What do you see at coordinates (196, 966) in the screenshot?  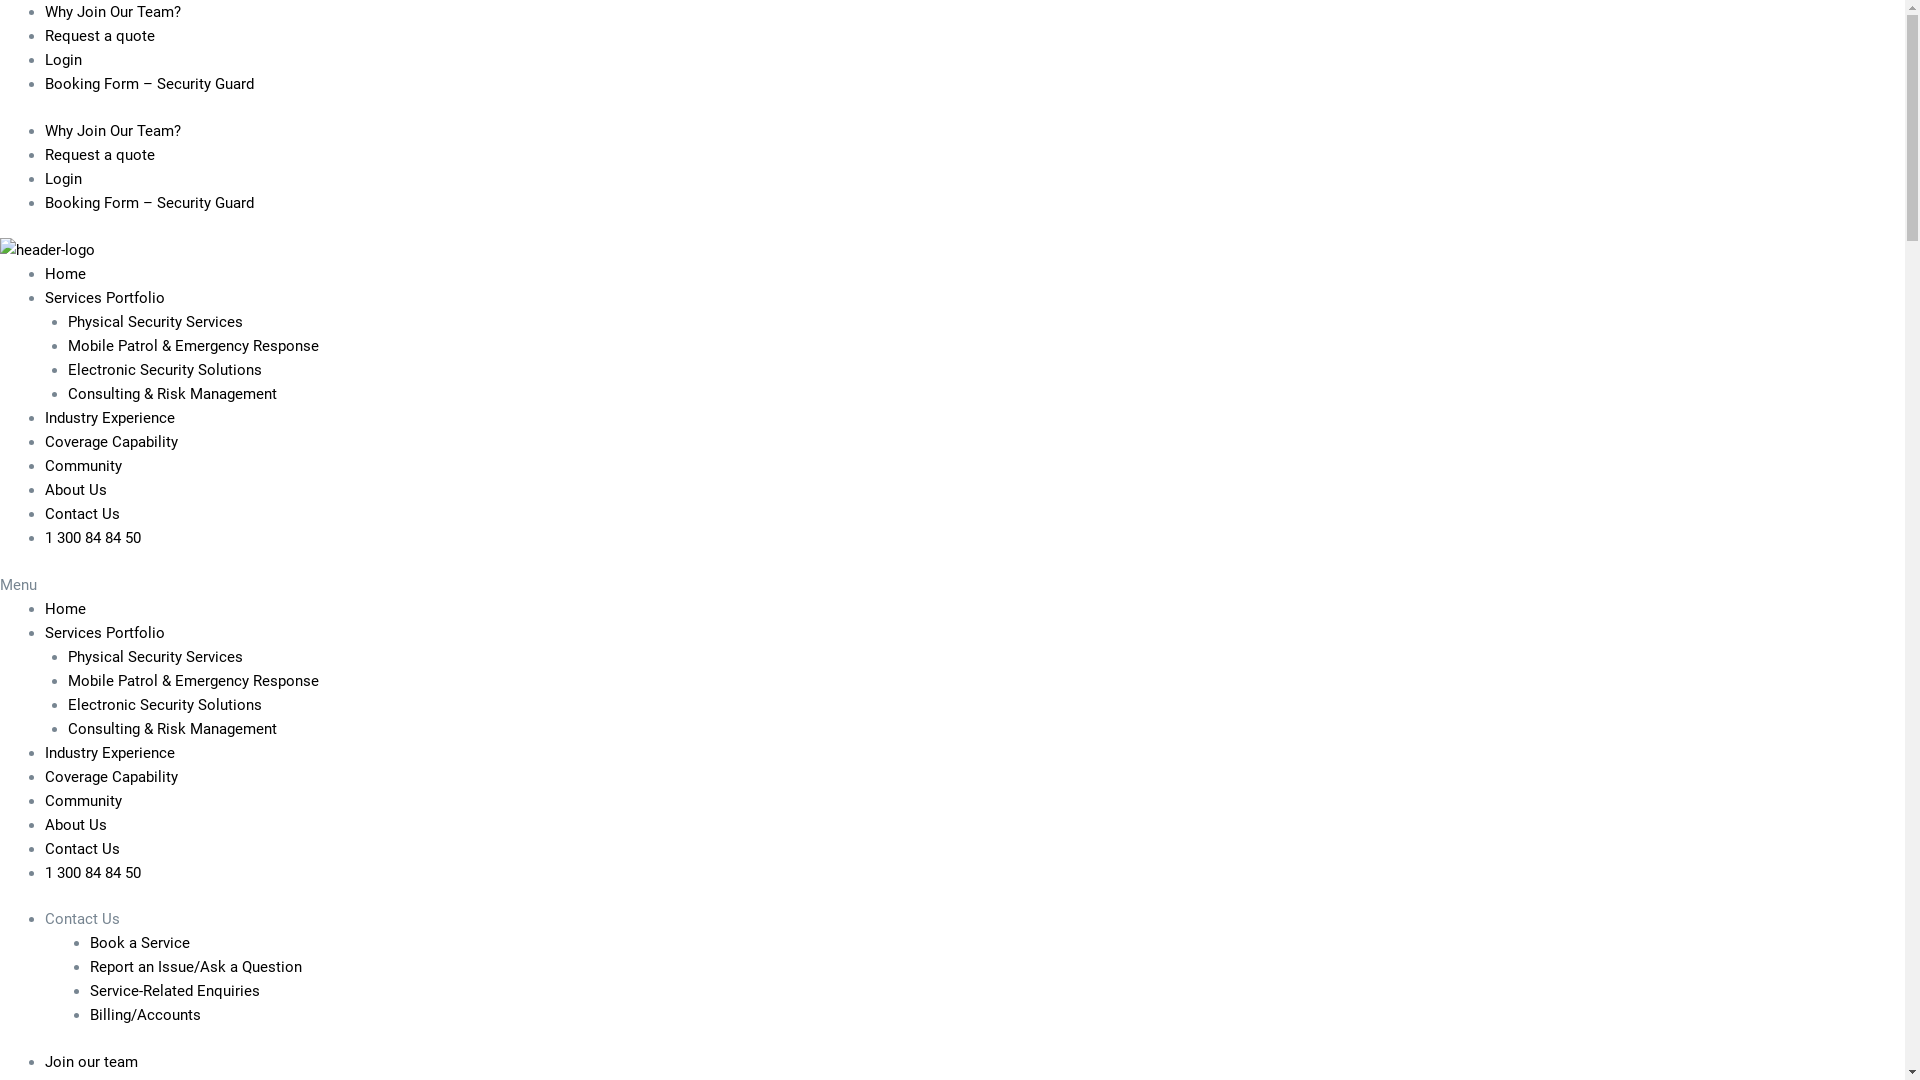 I see `'Report an Issue/Ask a Question'` at bounding box center [196, 966].